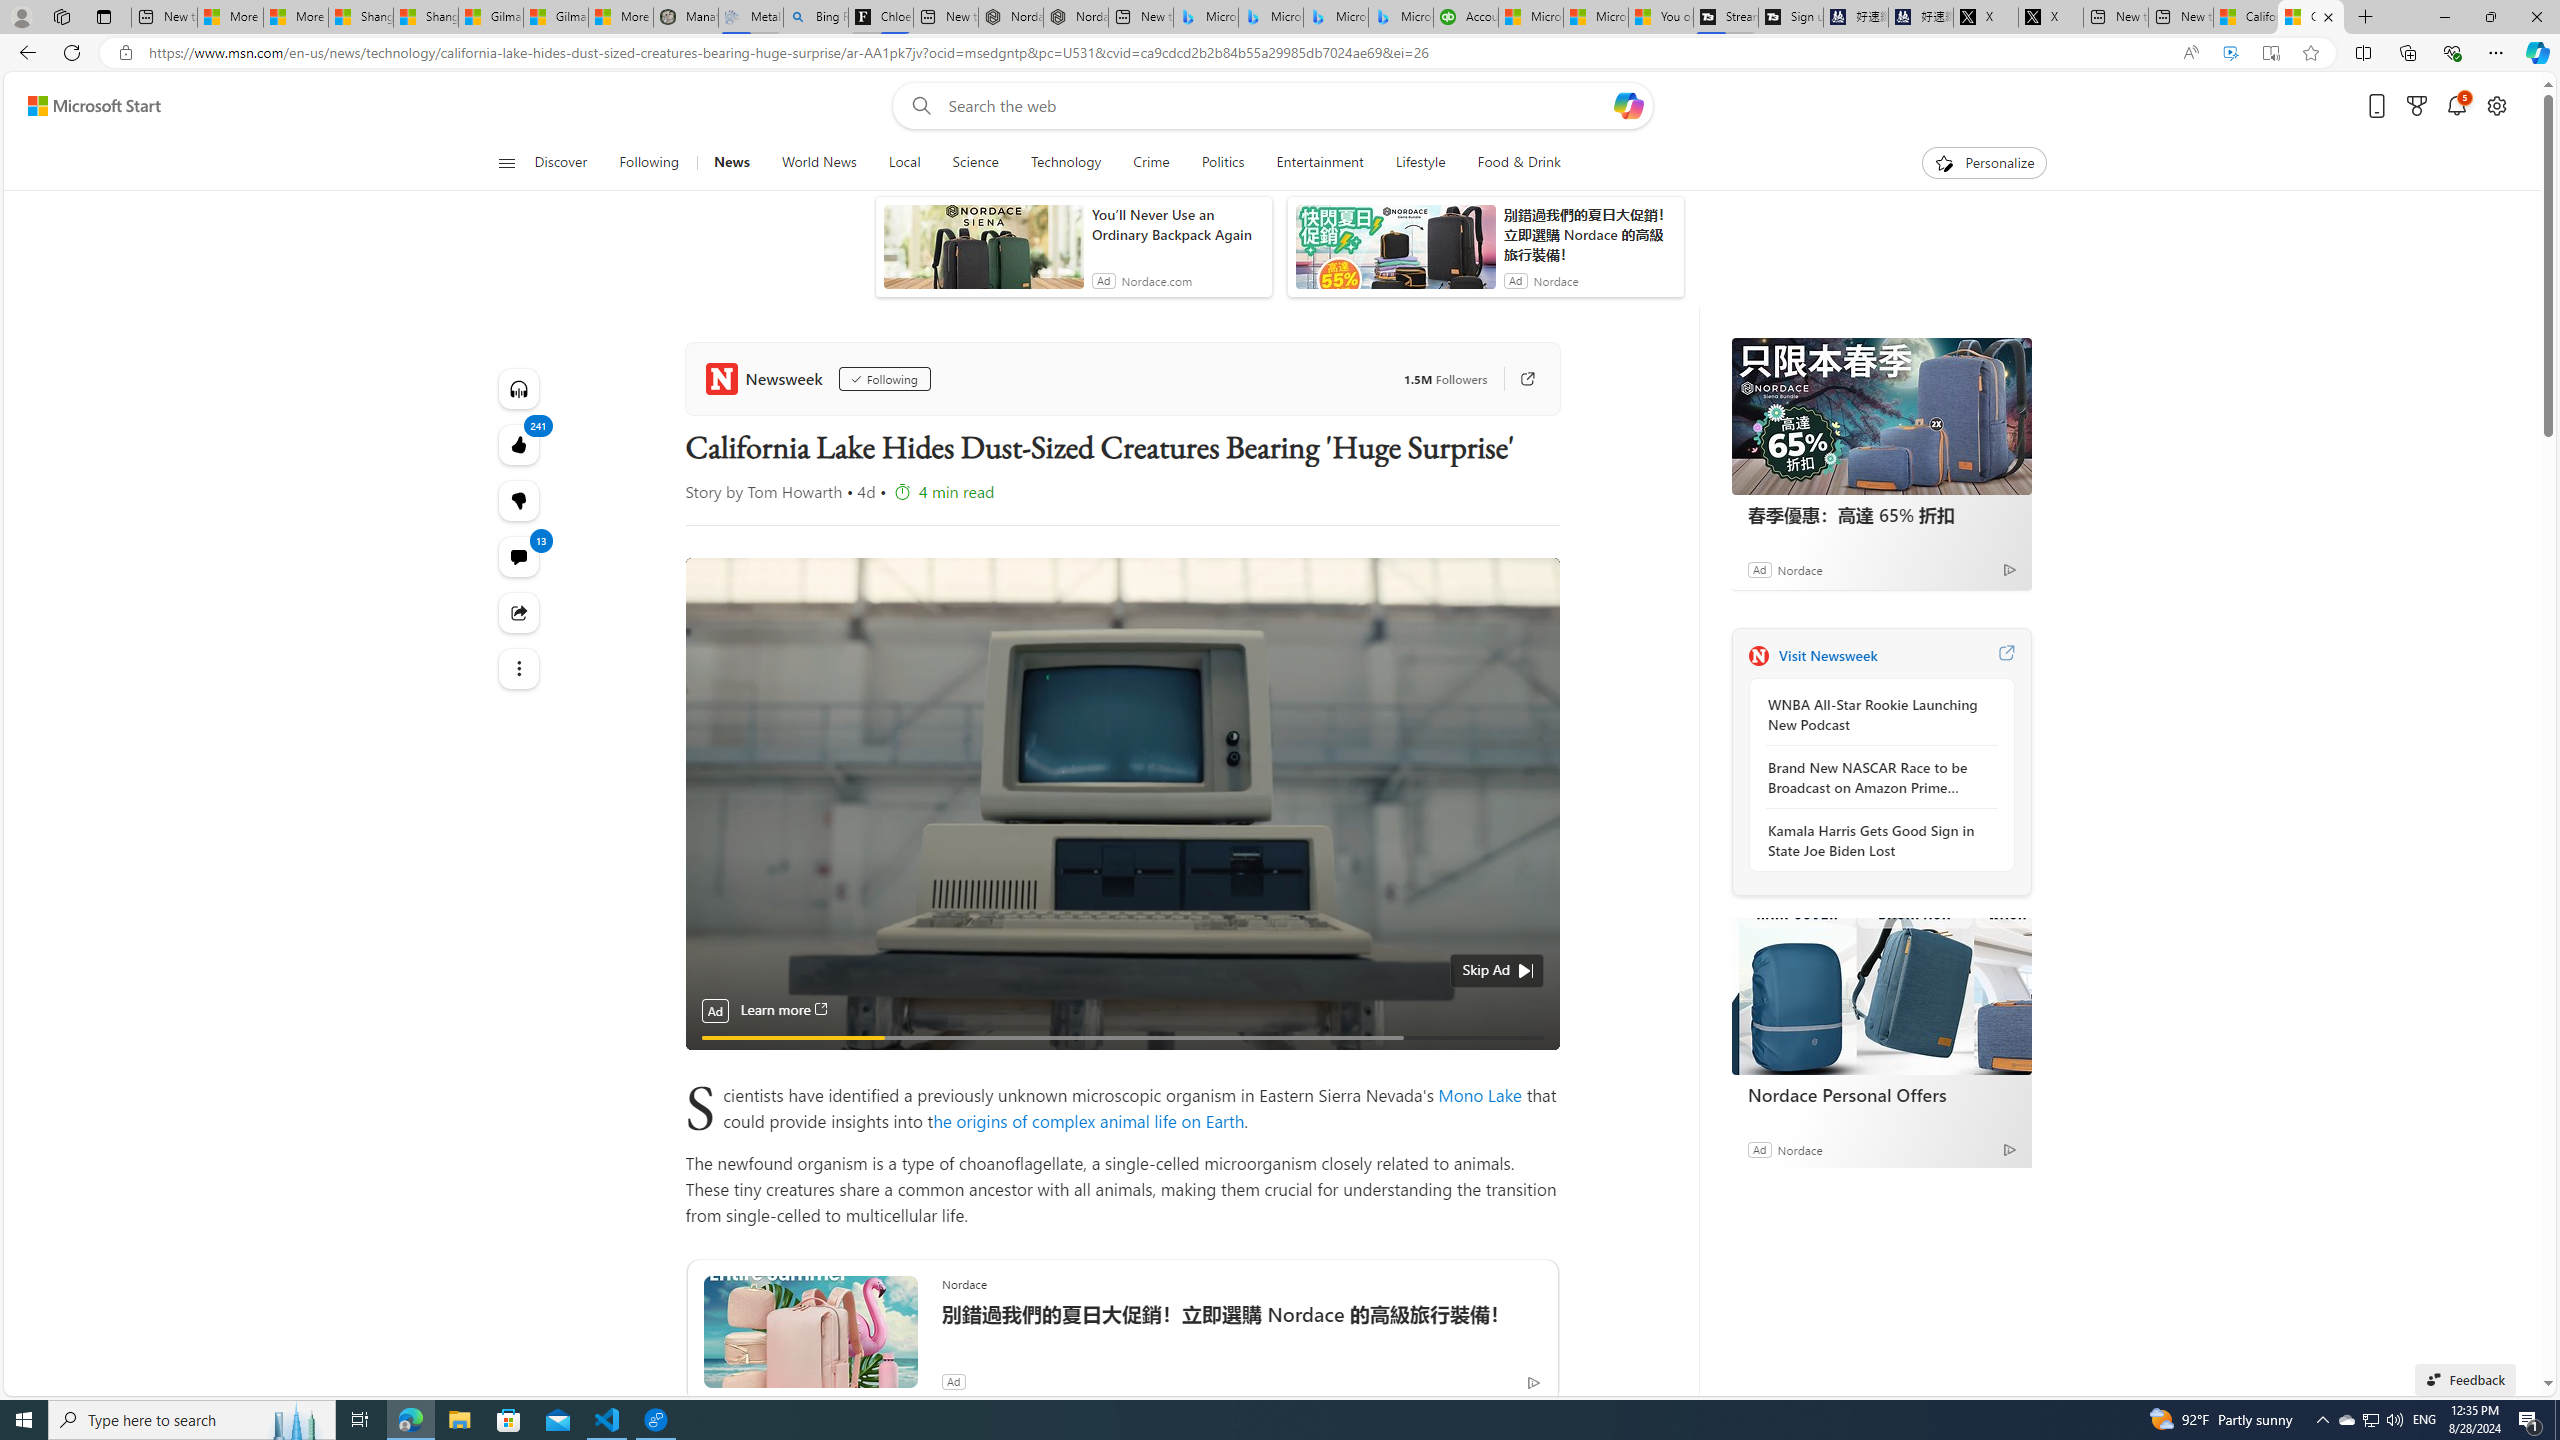 This screenshot has width=2560, height=1440. Describe the element at coordinates (819, 162) in the screenshot. I see `'World News'` at that location.